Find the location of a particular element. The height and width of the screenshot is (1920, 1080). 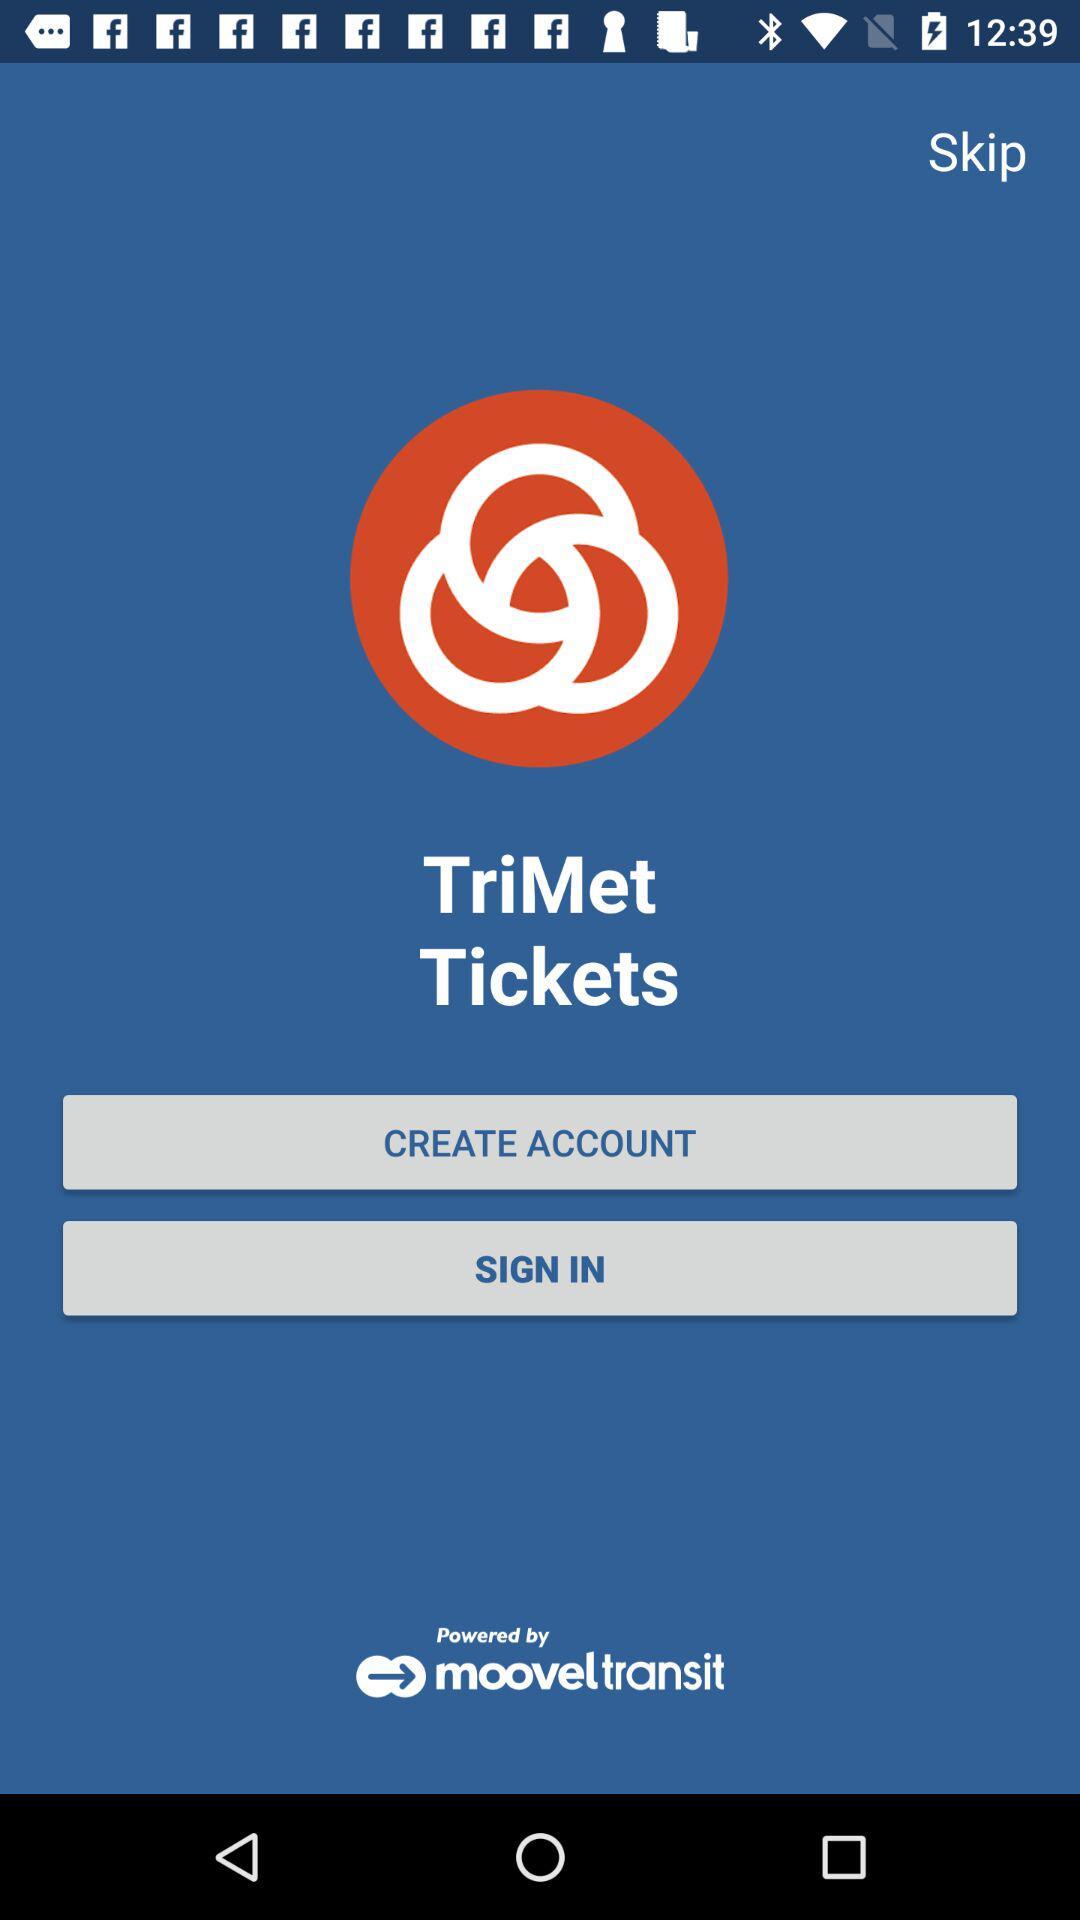

the sign in item is located at coordinates (540, 1267).